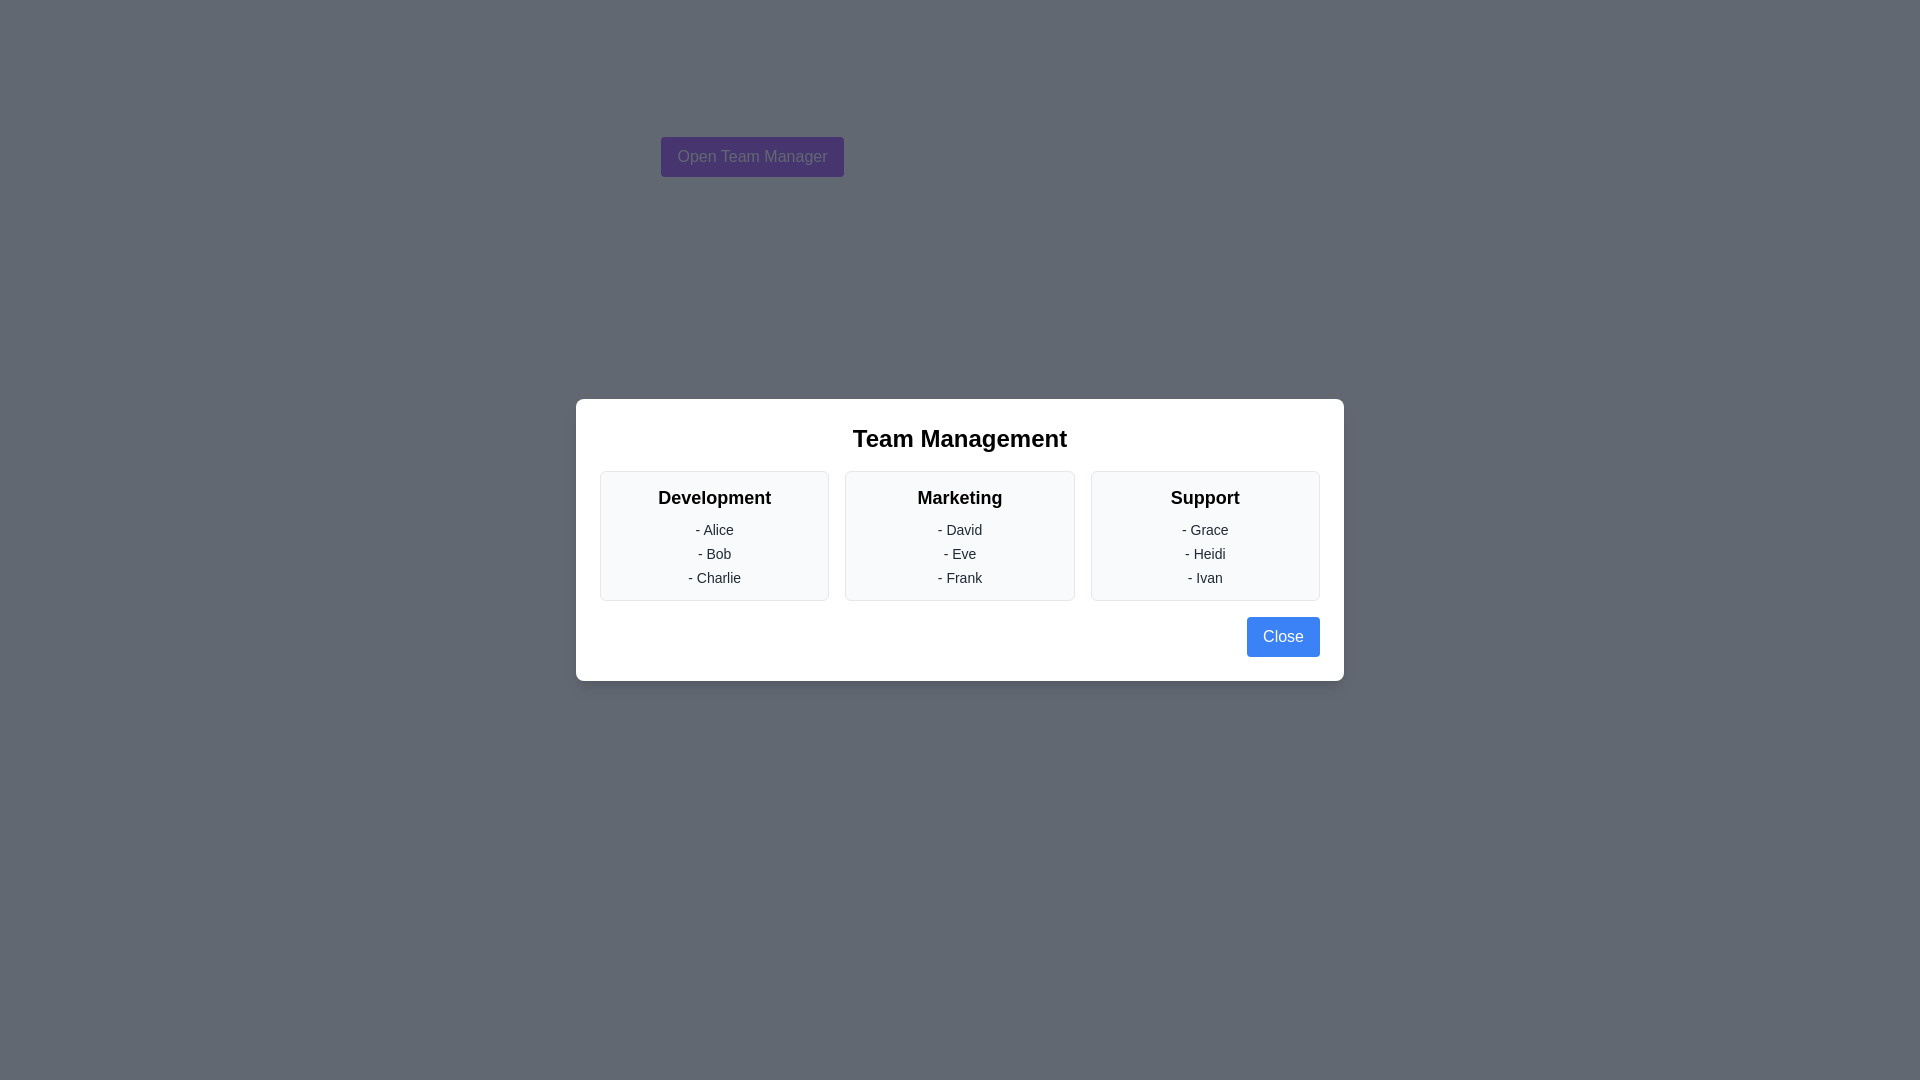 The height and width of the screenshot is (1080, 1920). What do you see at coordinates (714, 535) in the screenshot?
I see `the Development section to interact with it` at bounding box center [714, 535].